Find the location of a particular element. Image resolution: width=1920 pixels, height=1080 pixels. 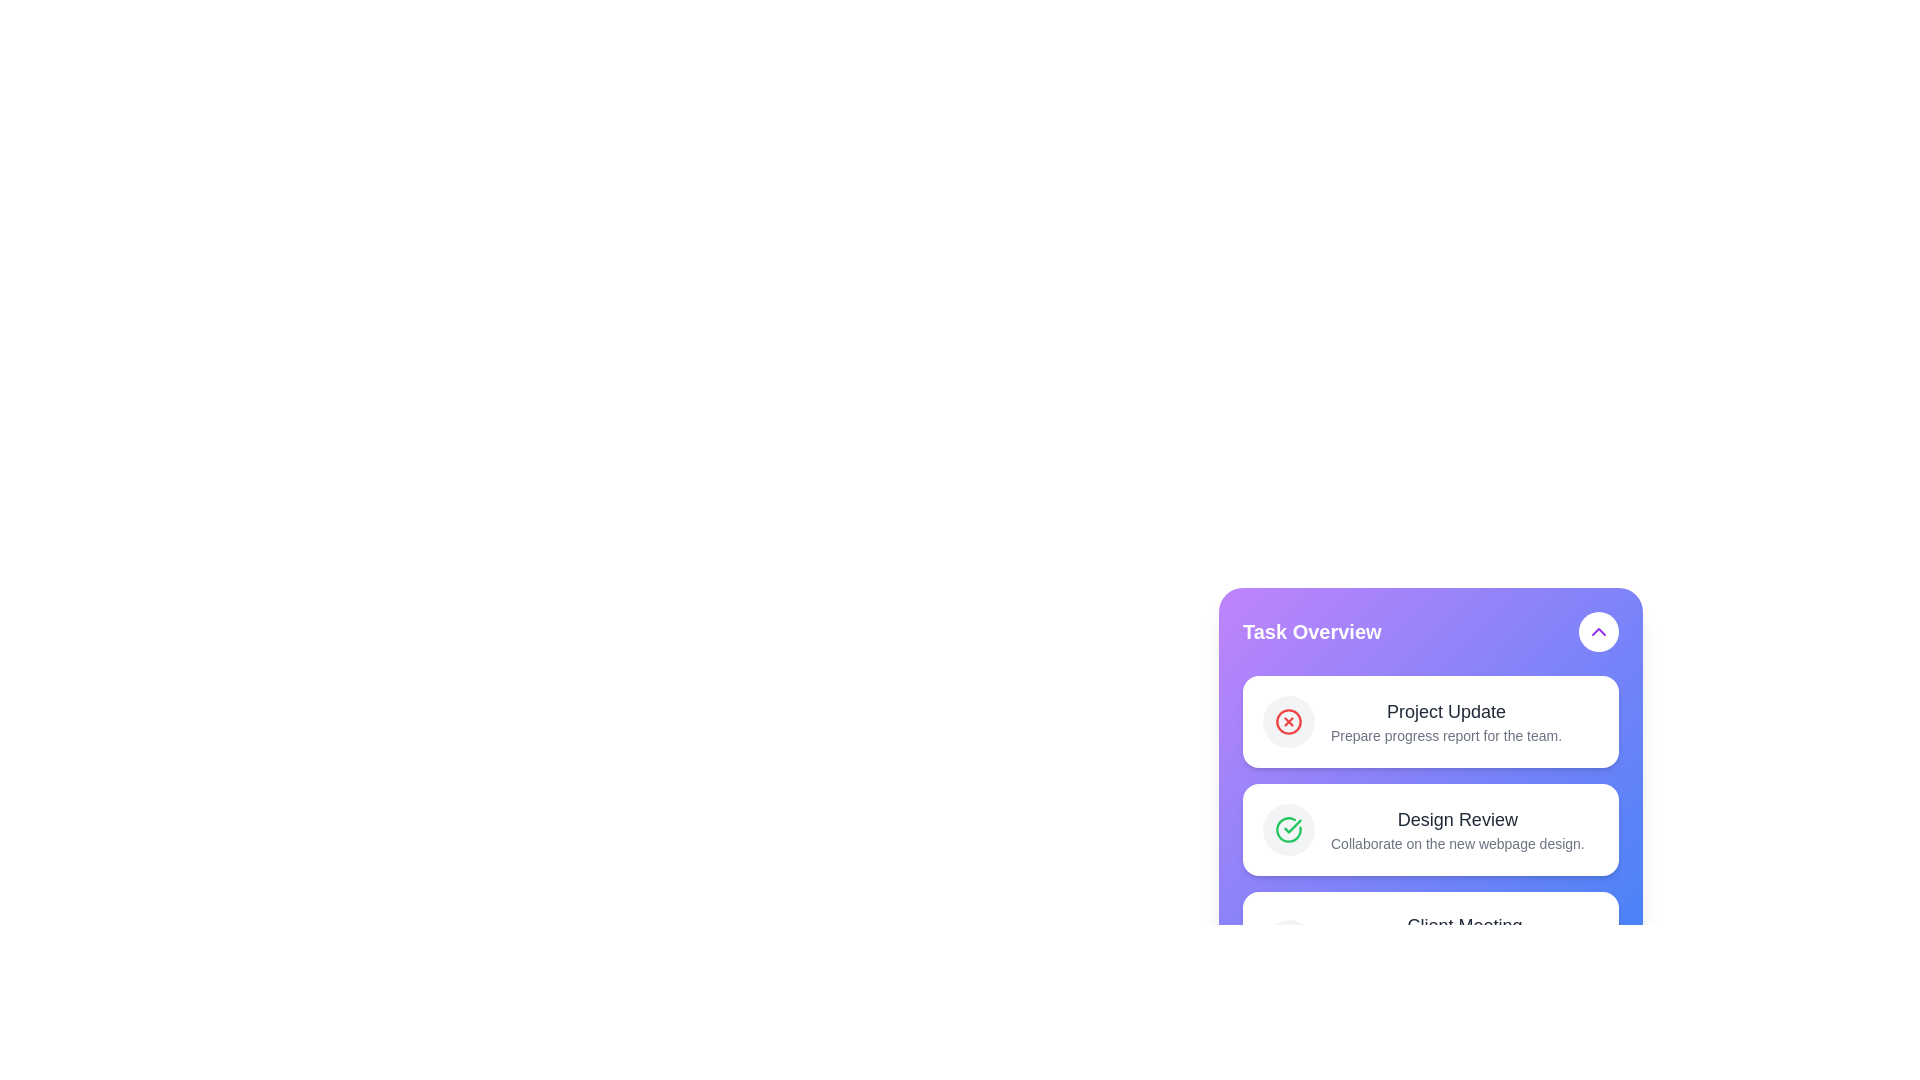

the arrow button to toggle the visibility of the task list is located at coordinates (1597, 632).